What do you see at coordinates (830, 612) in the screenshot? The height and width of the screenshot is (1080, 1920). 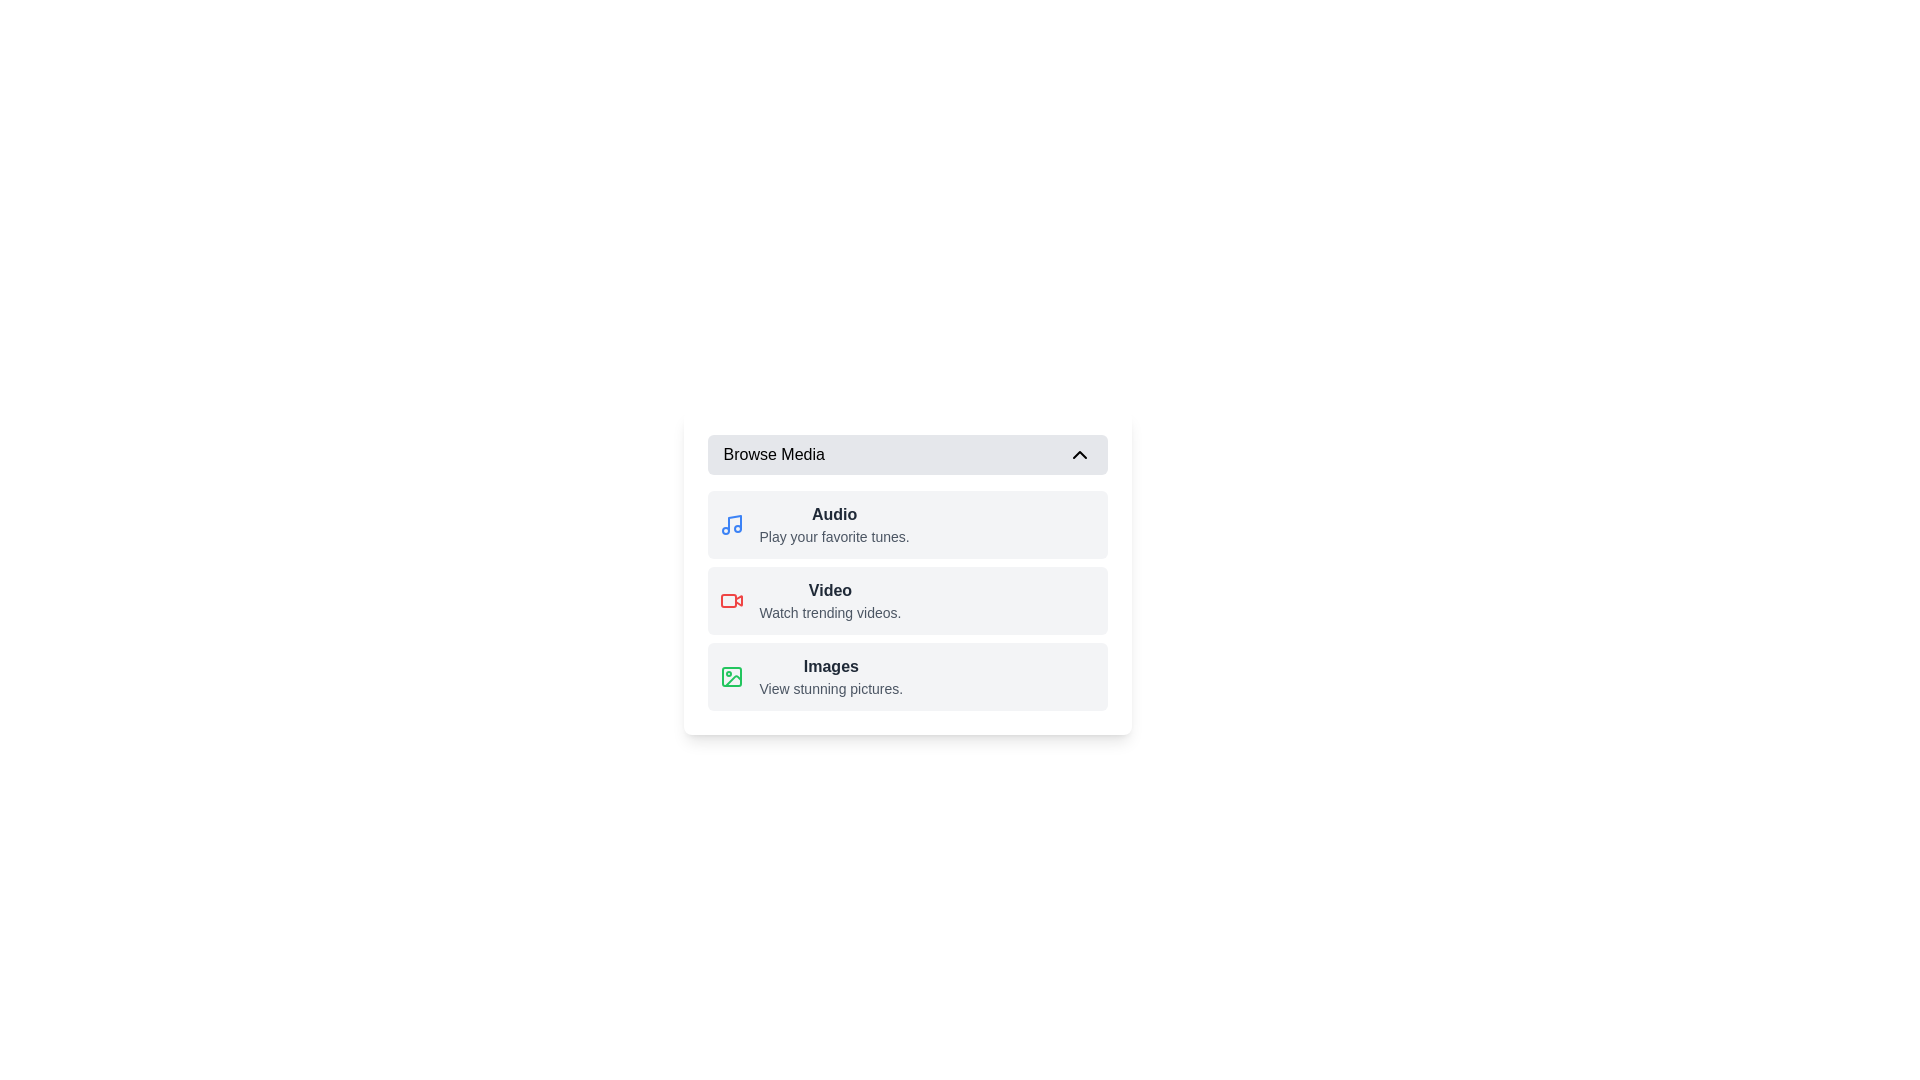 I see `text label displaying 'Watch trending videos.' which is positioned beneath the 'Video' label in a light gray color scheme` at bounding box center [830, 612].